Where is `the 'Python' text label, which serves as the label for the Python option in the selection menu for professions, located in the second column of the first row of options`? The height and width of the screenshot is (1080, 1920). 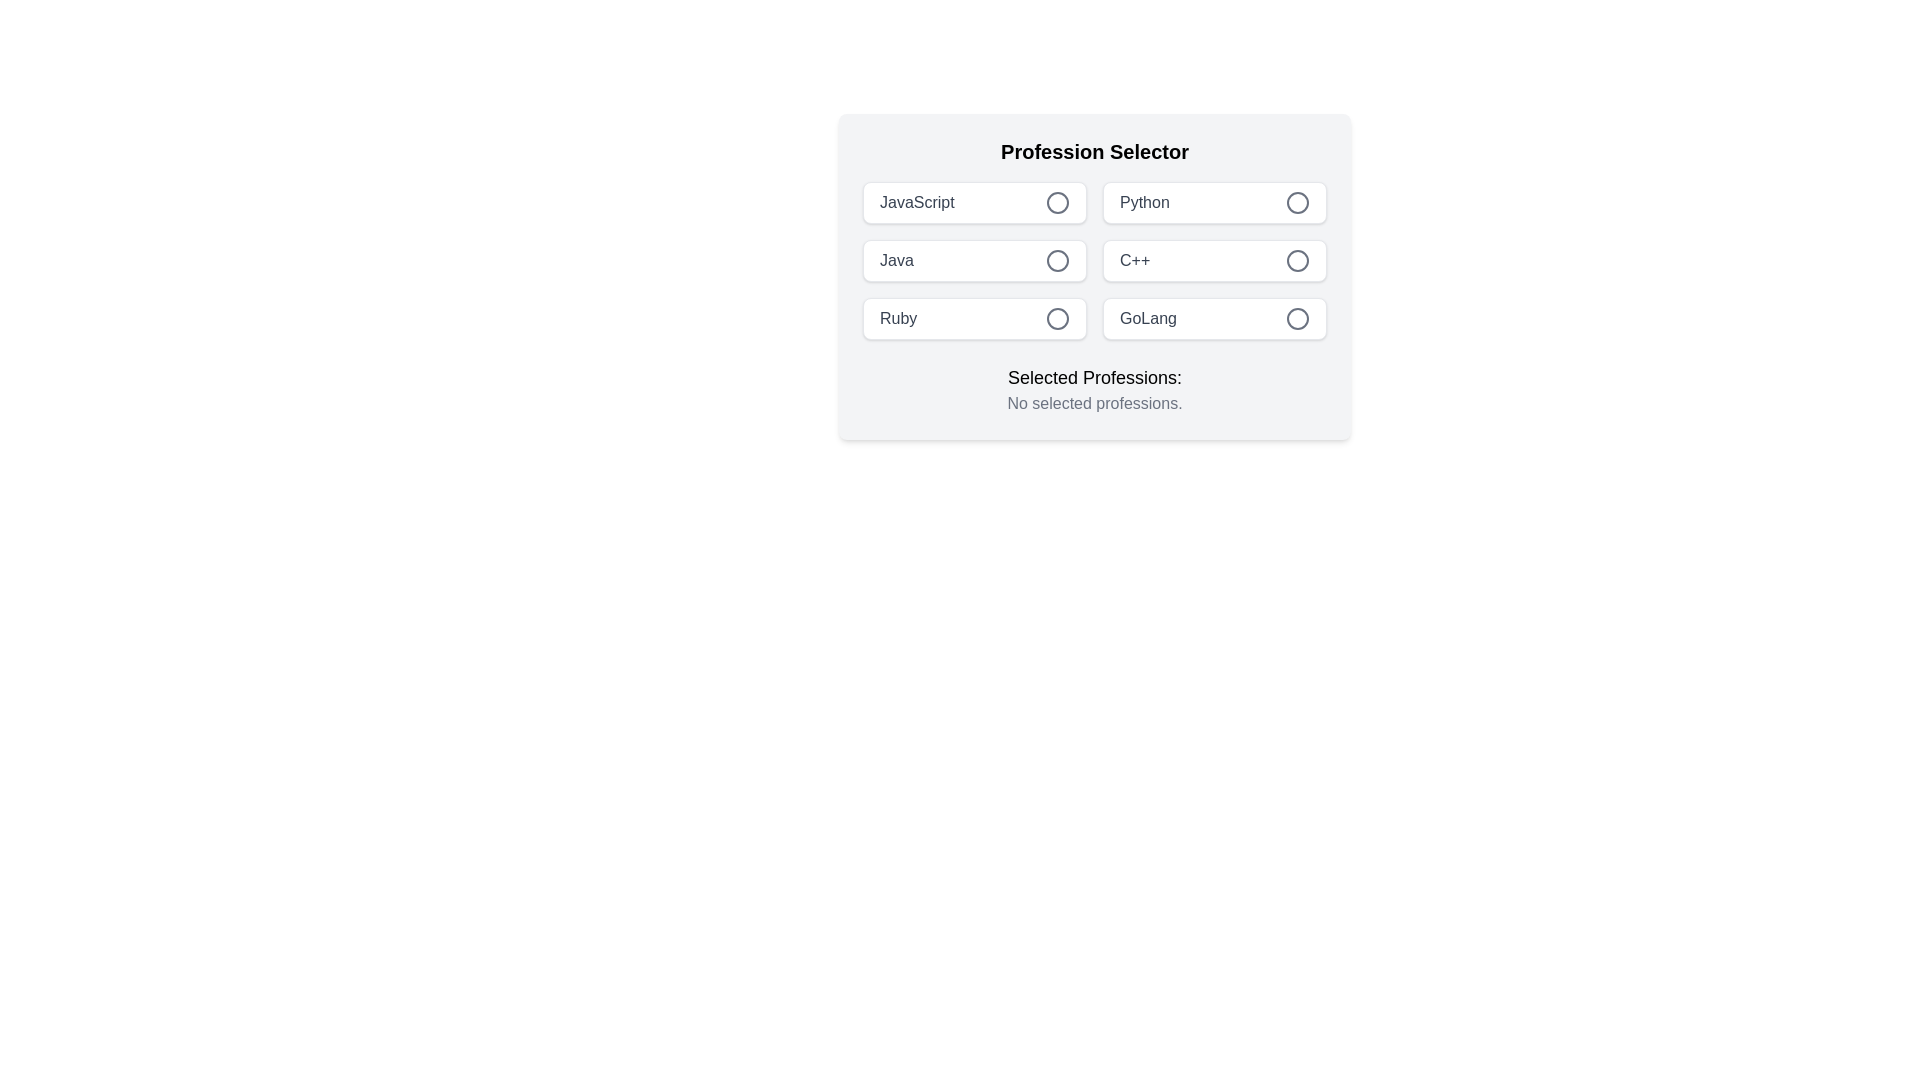
the 'Python' text label, which serves as the label for the Python option in the selection menu for professions, located in the second column of the first row of options is located at coordinates (1144, 203).